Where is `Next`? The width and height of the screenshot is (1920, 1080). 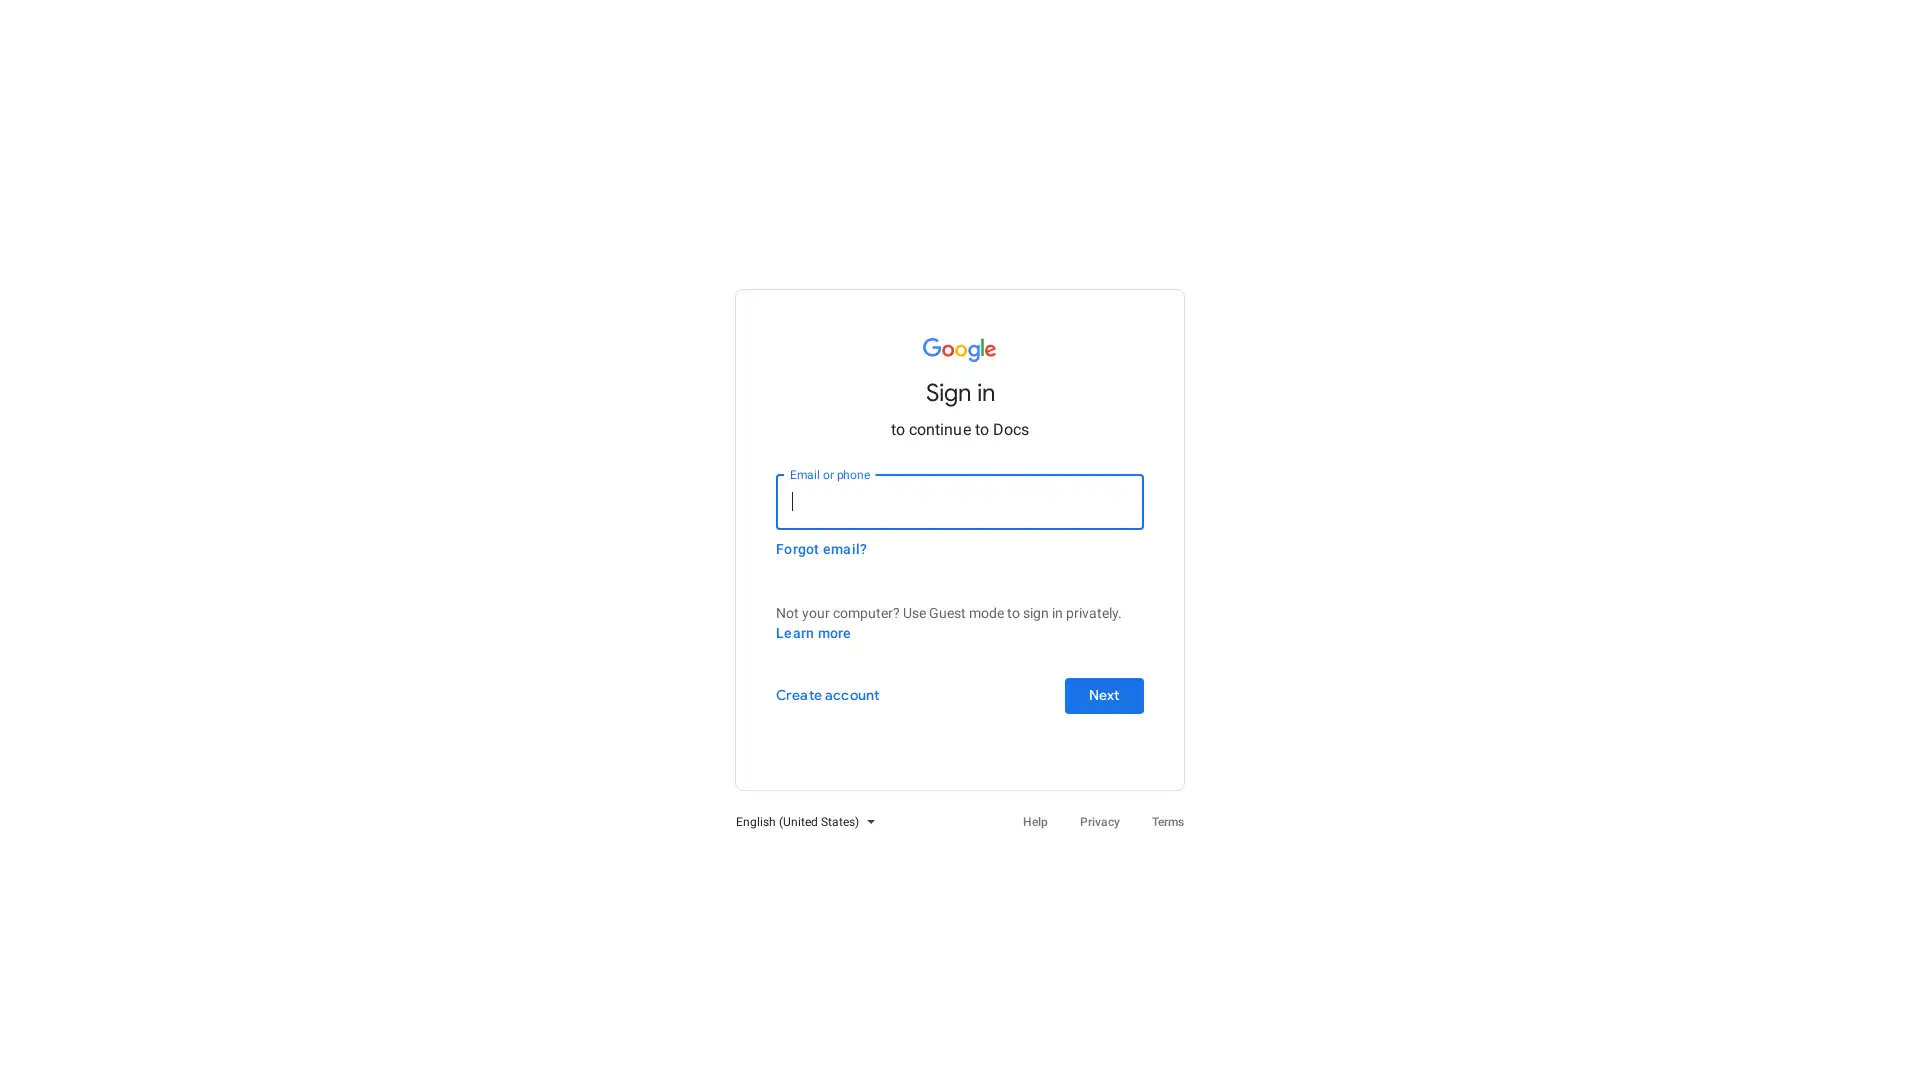 Next is located at coordinates (1103, 693).